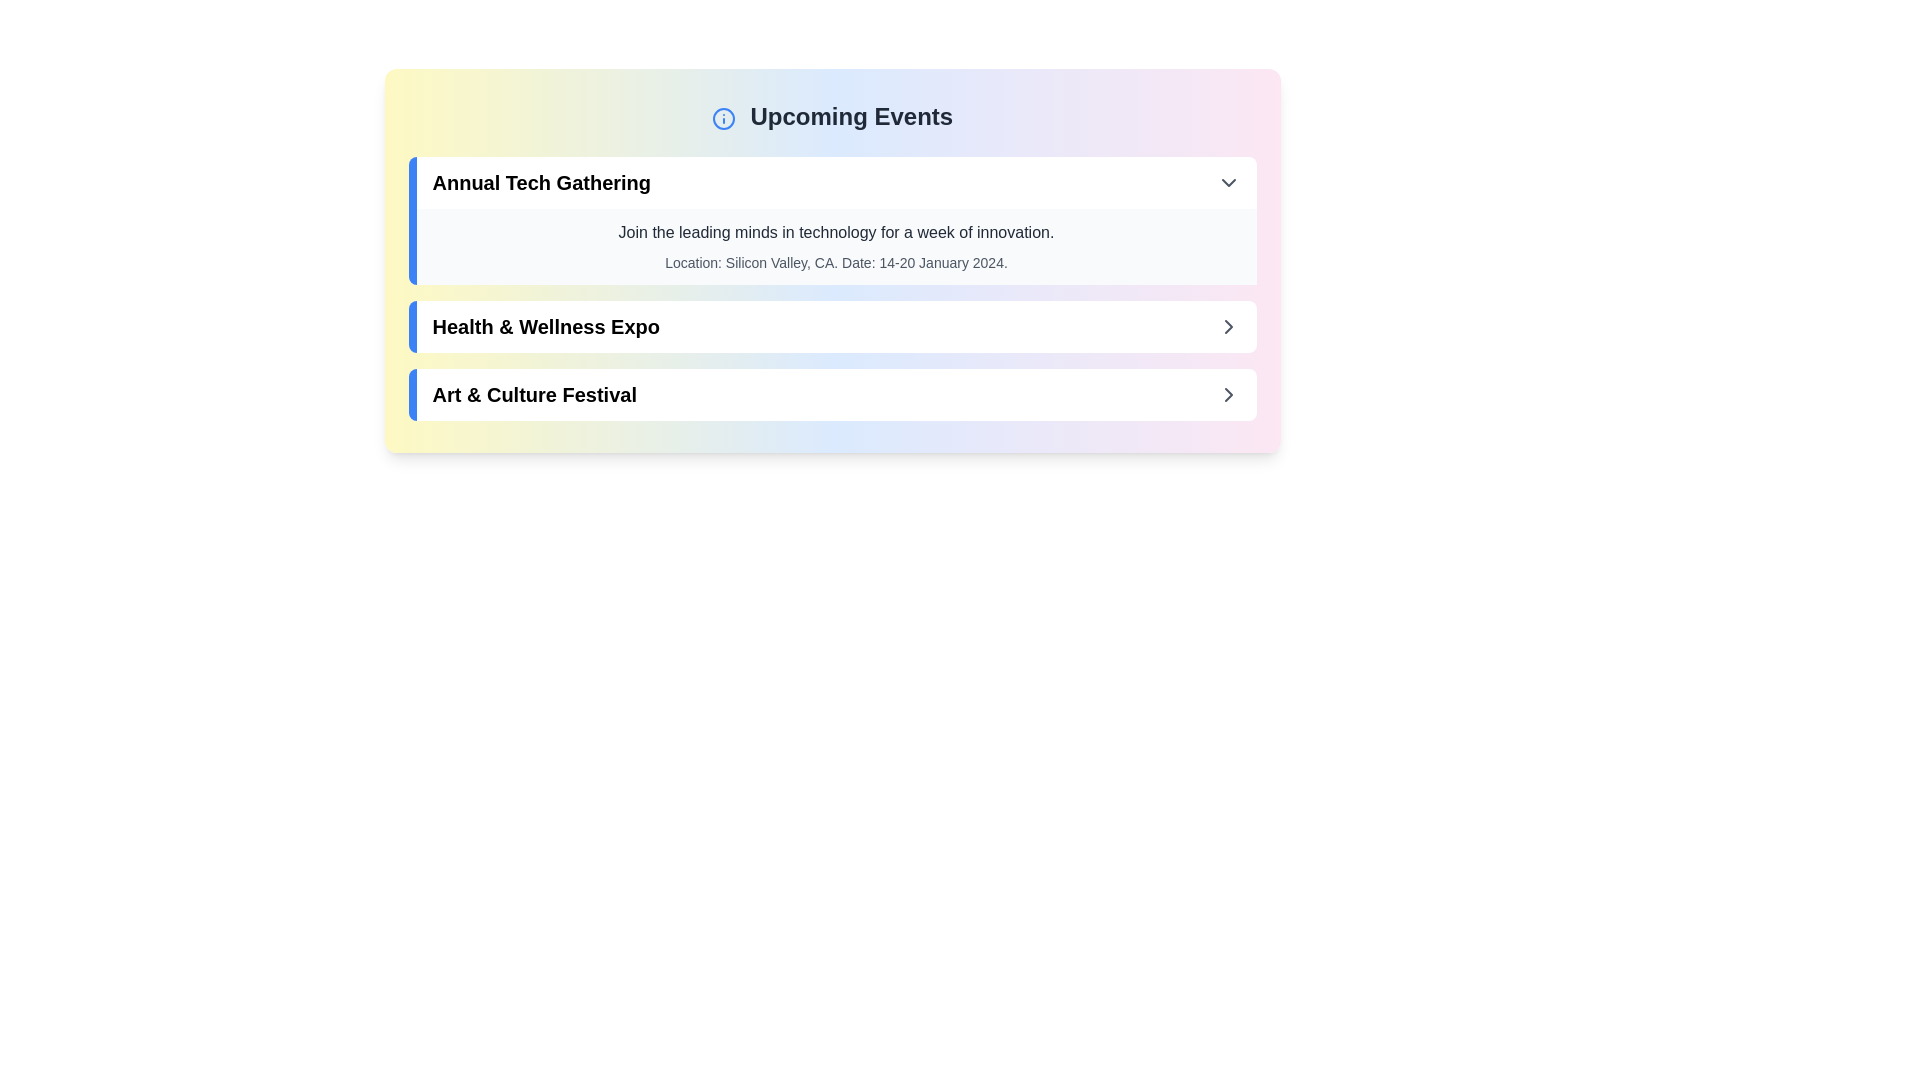 Image resolution: width=1920 pixels, height=1080 pixels. What do you see at coordinates (836, 245) in the screenshot?
I see `the informational text block that states 'Join the leading minds in technology for a week of innovation.' with location details below it, located beneath the 'Annual Tech Gathering' header` at bounding box center [836, 245].